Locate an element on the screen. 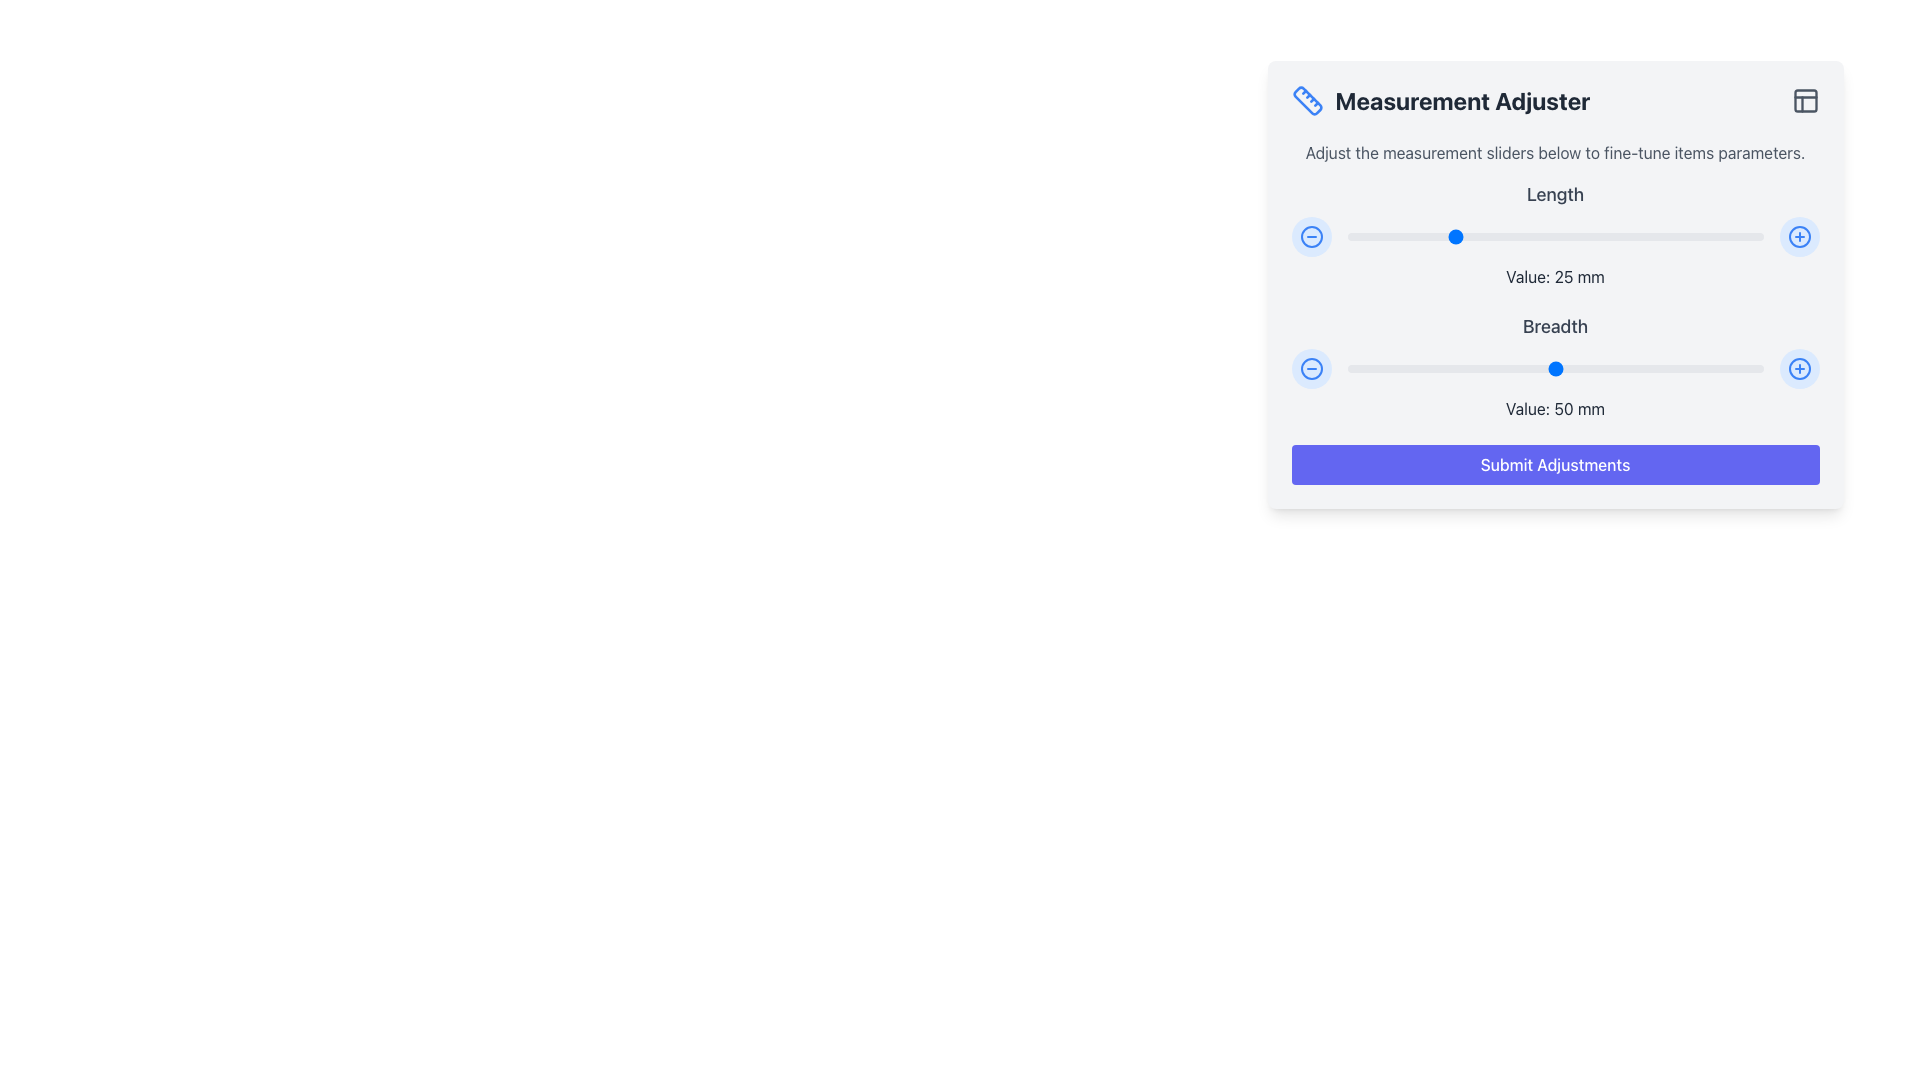  the 'Breadth' slider located in the control panel is located at coordinates (1554, 366).